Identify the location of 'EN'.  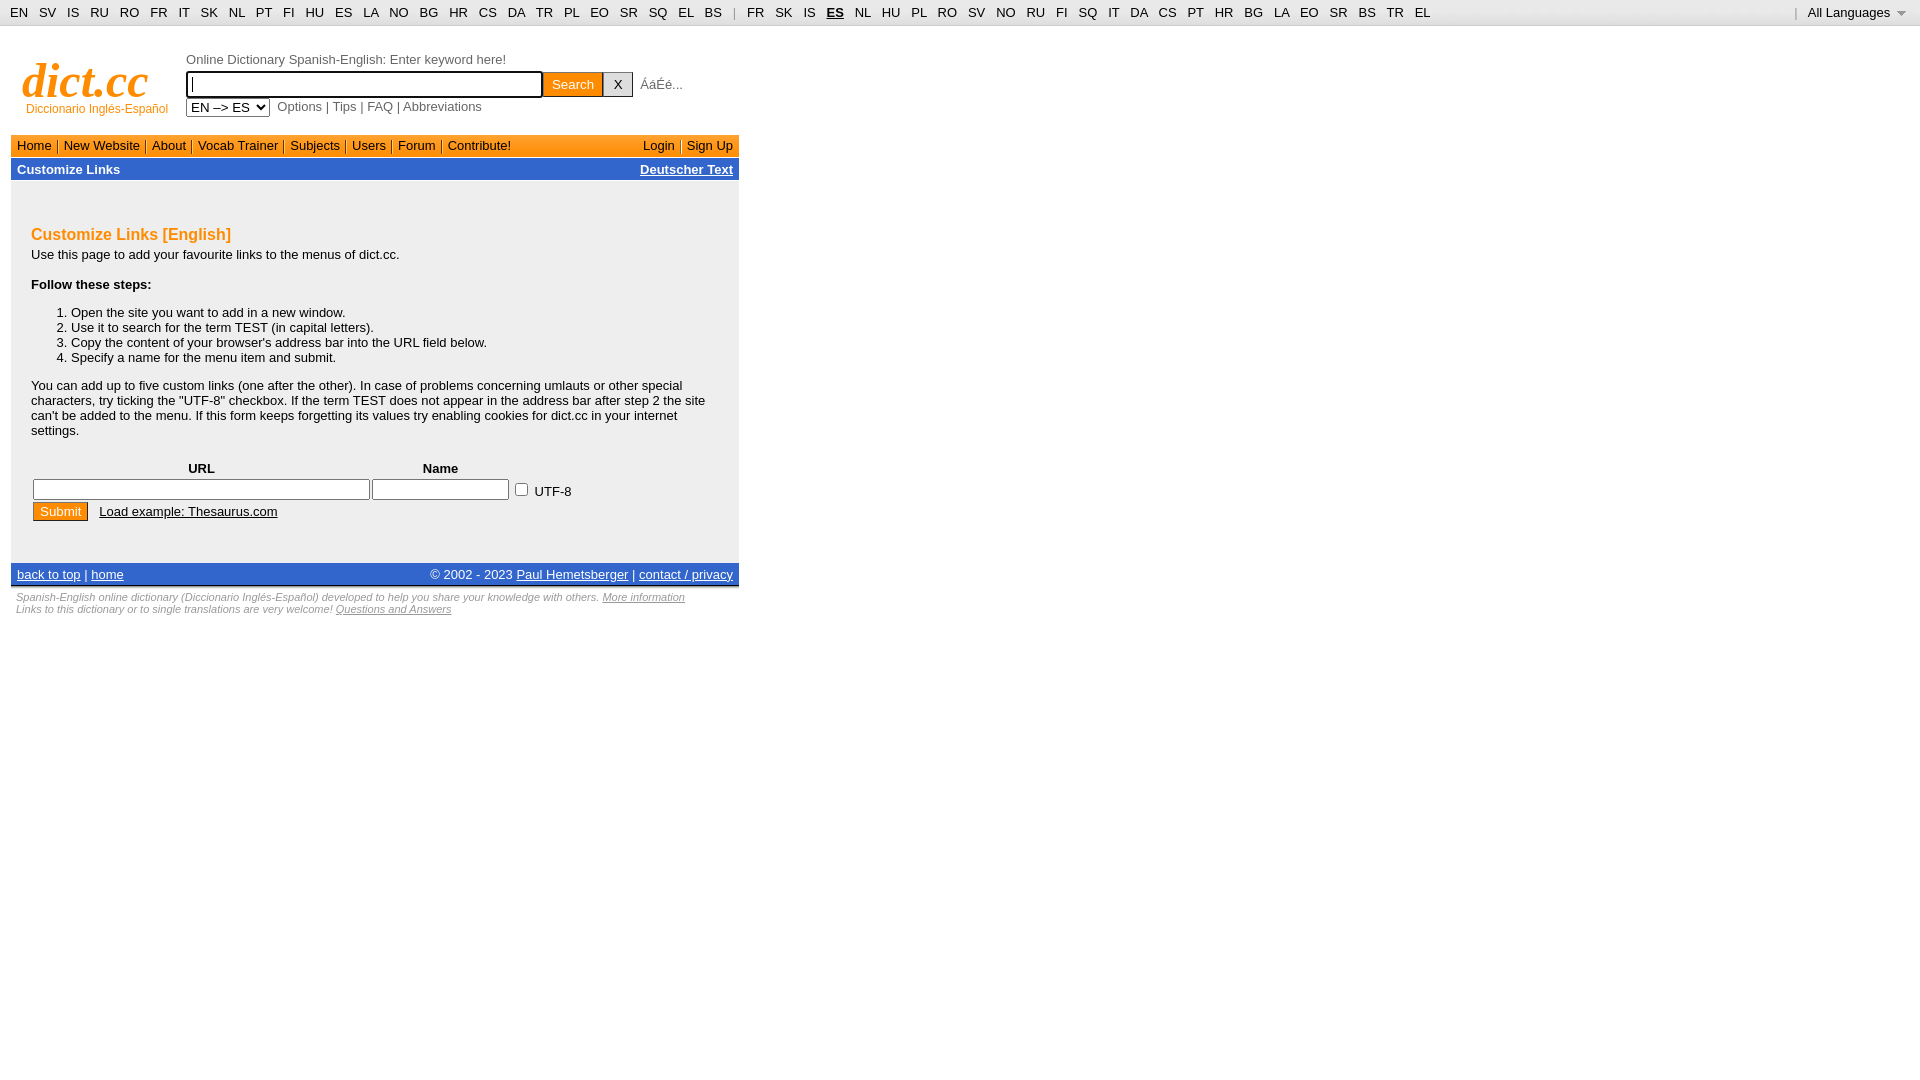
(19, 12).